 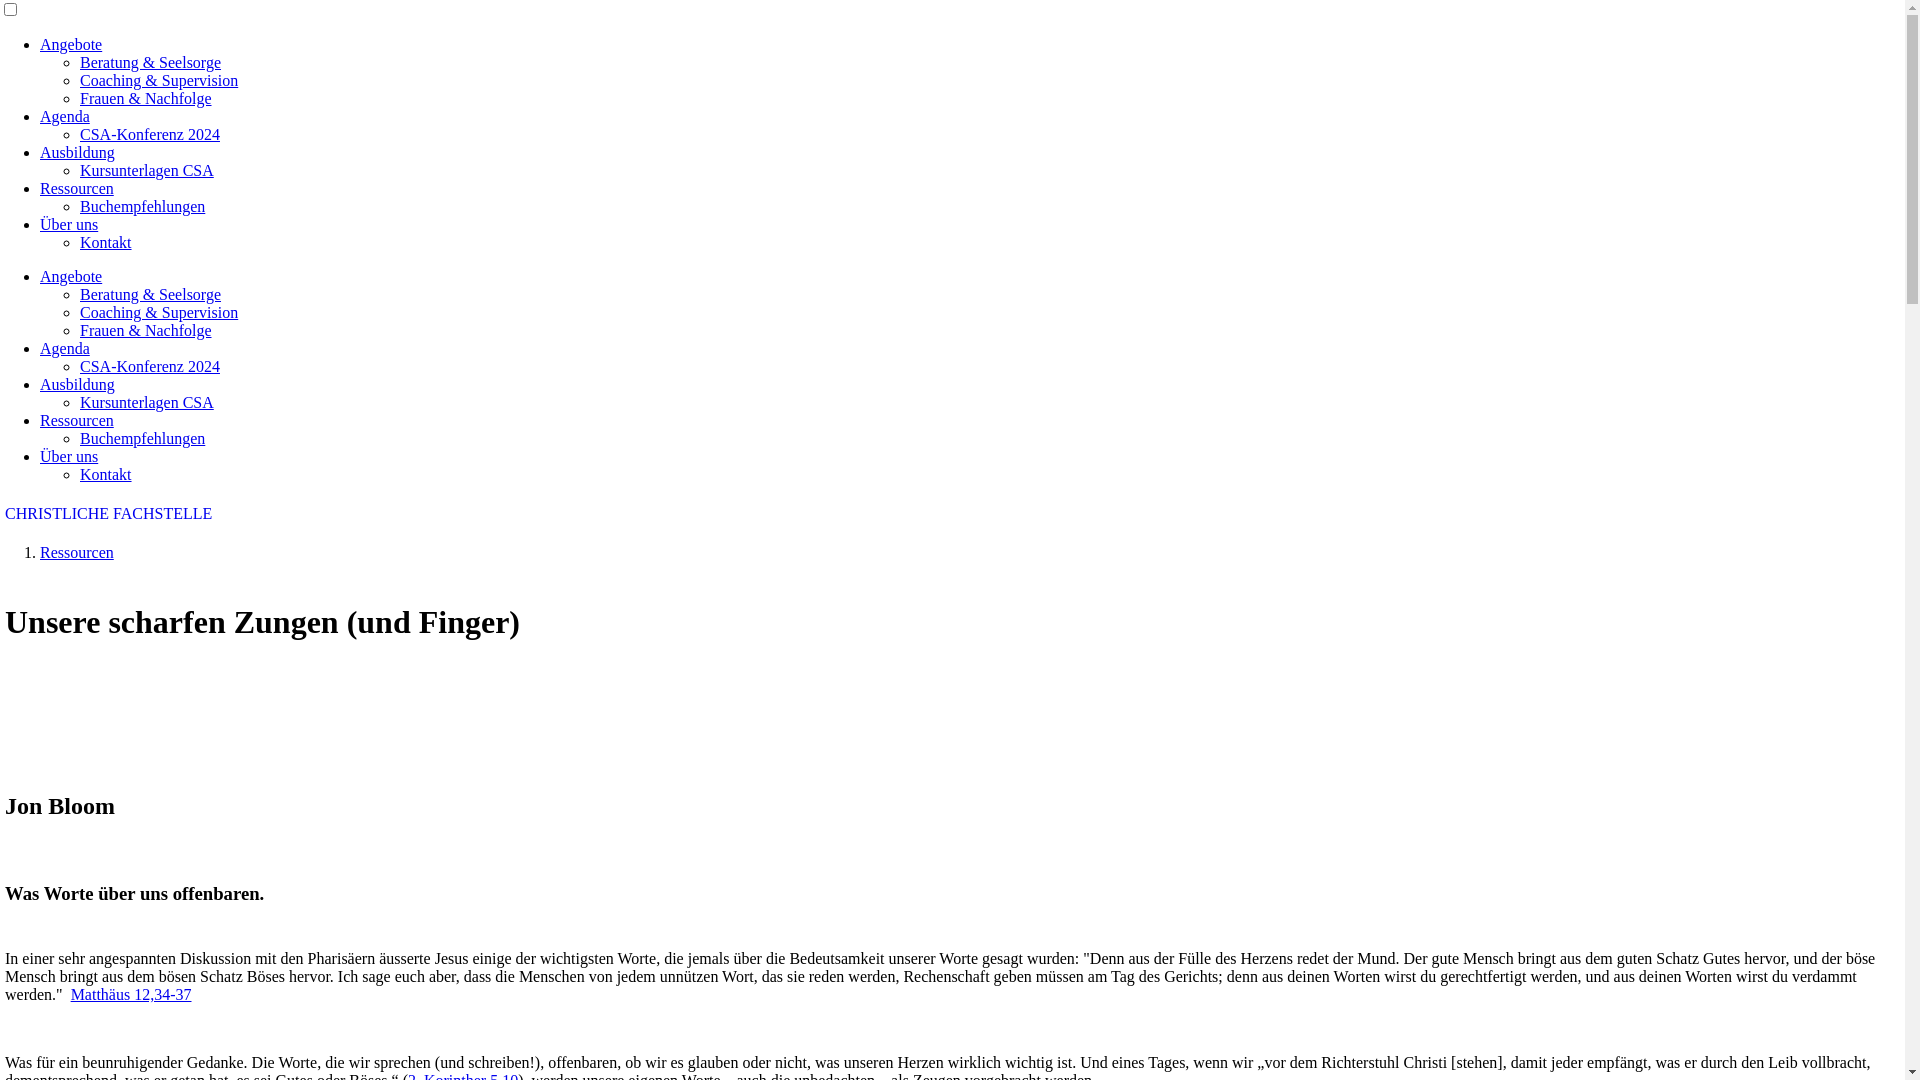 I want to click on 'Kursunterlagen CSA', so click(x=146, y=402).